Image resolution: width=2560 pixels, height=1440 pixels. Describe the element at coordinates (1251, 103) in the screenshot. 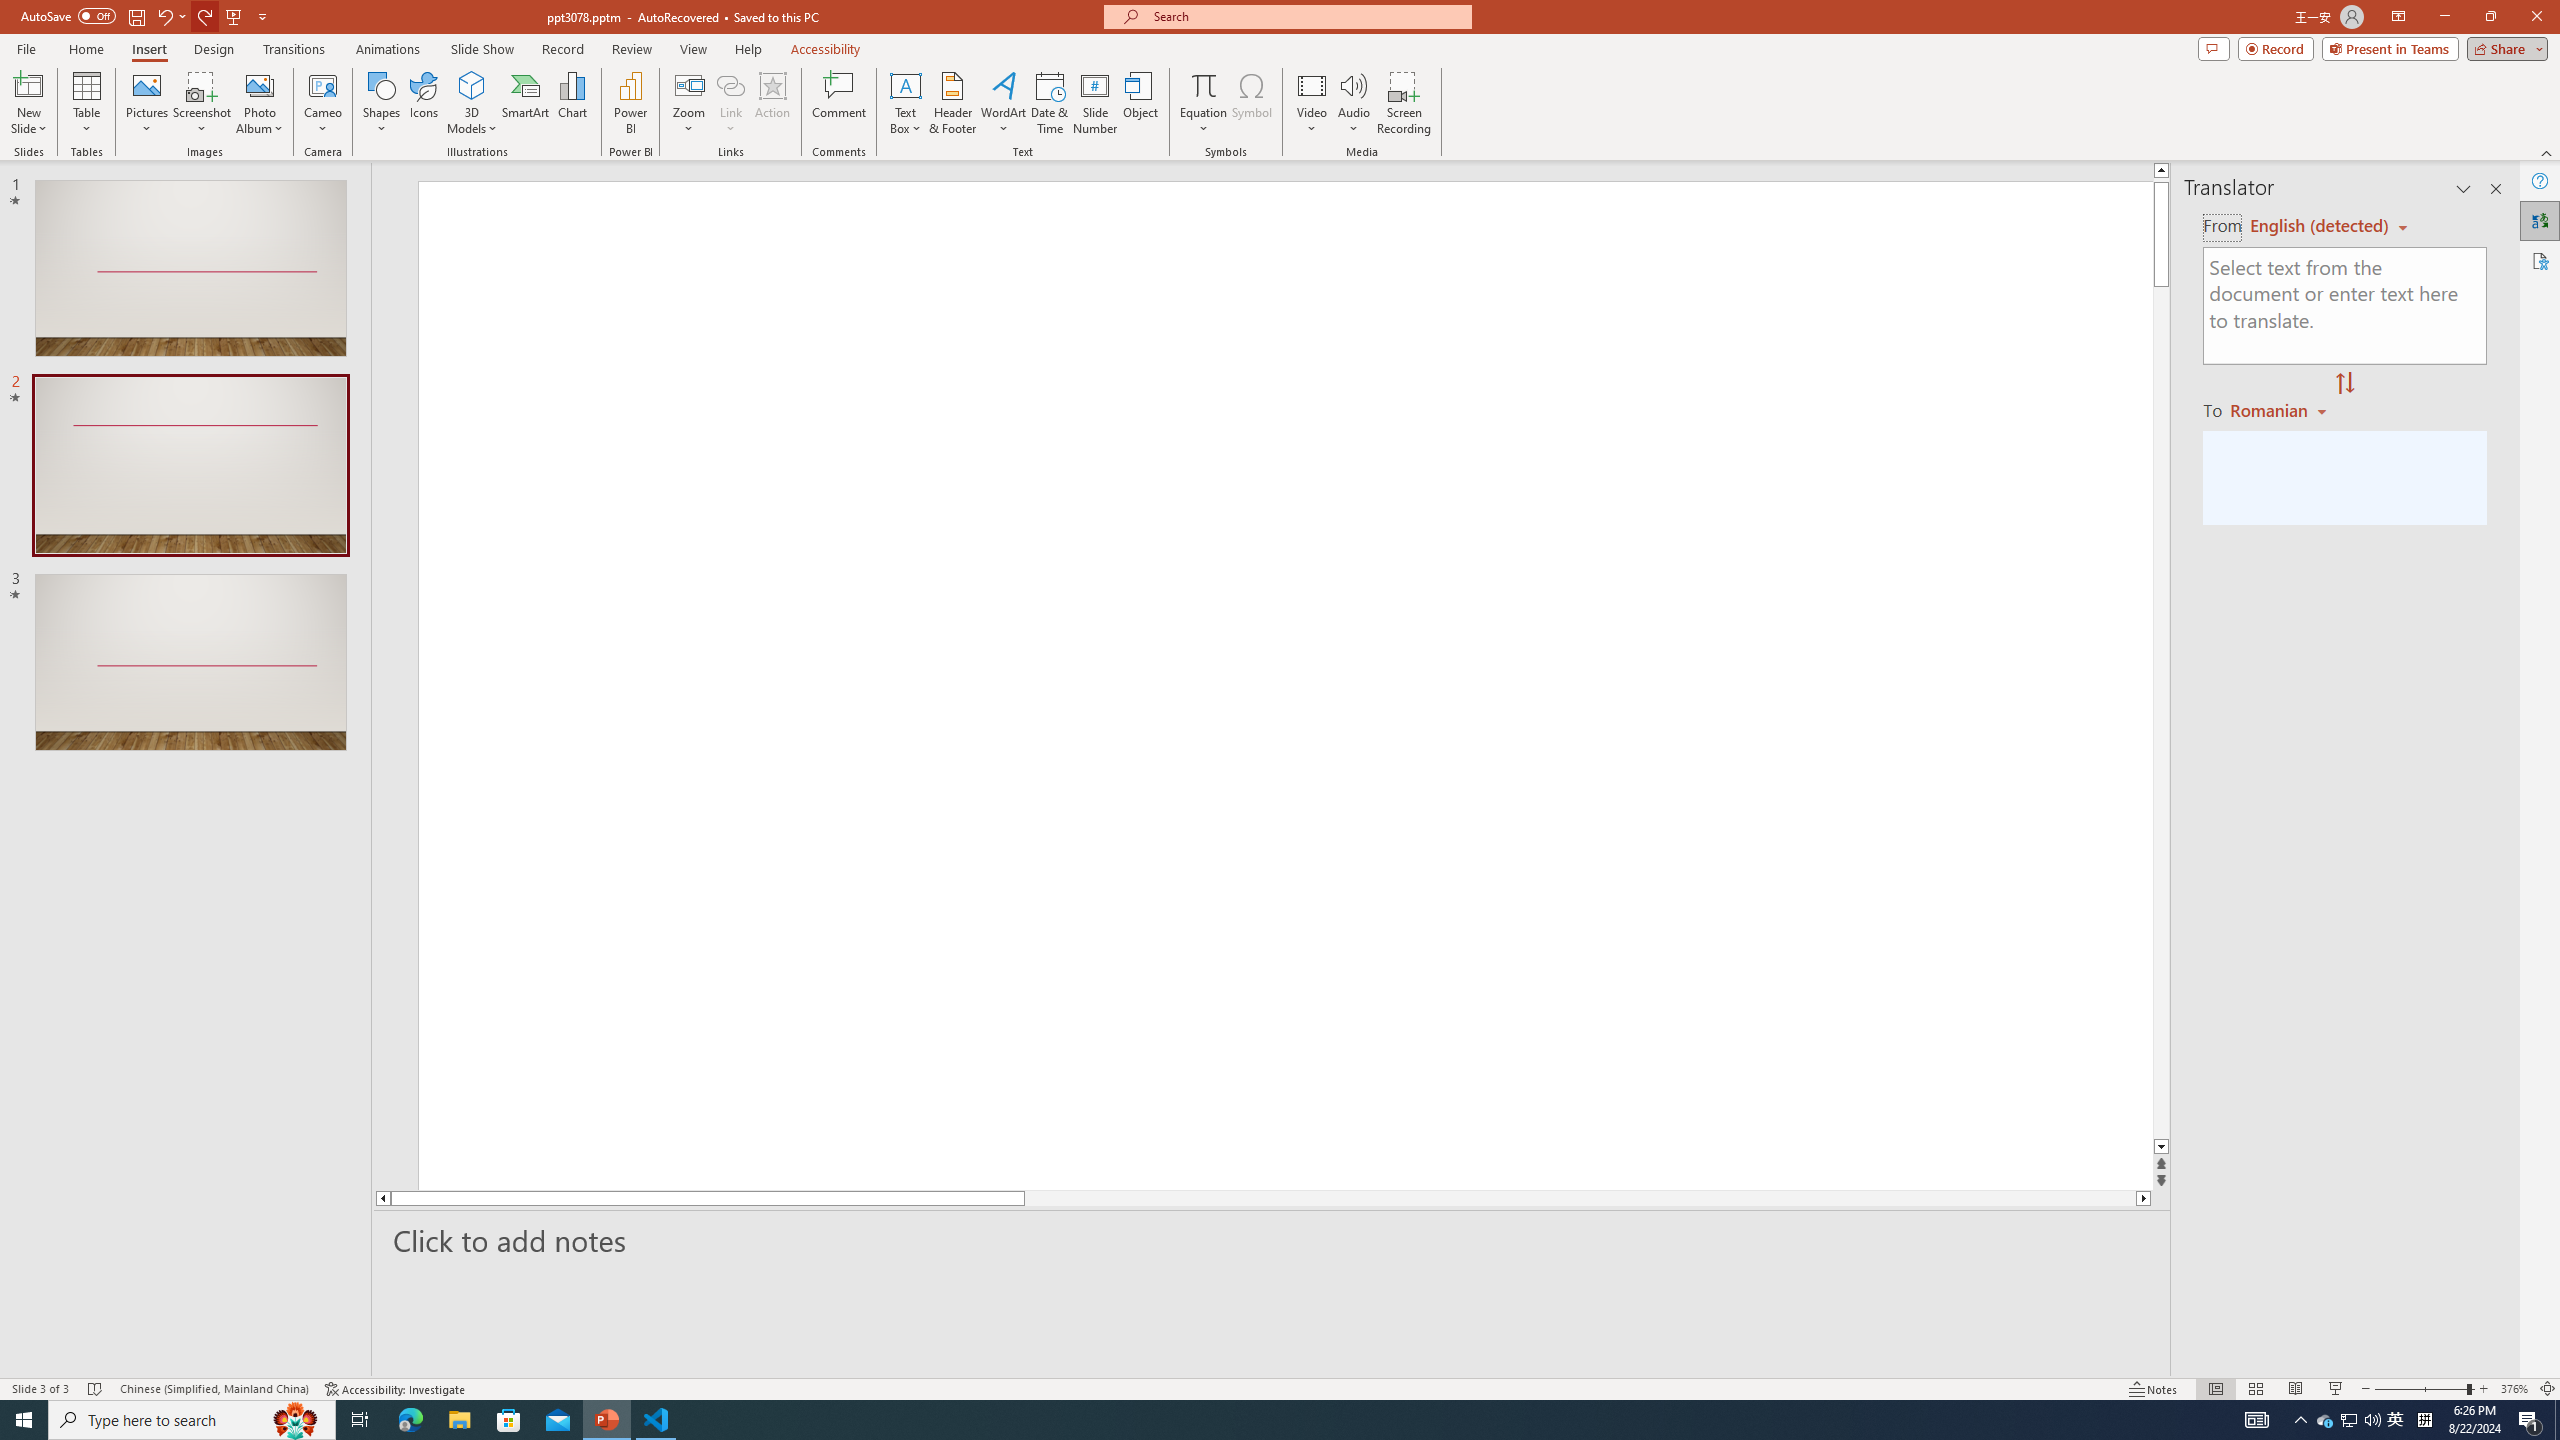

I see `'Symbol...'` at that location.